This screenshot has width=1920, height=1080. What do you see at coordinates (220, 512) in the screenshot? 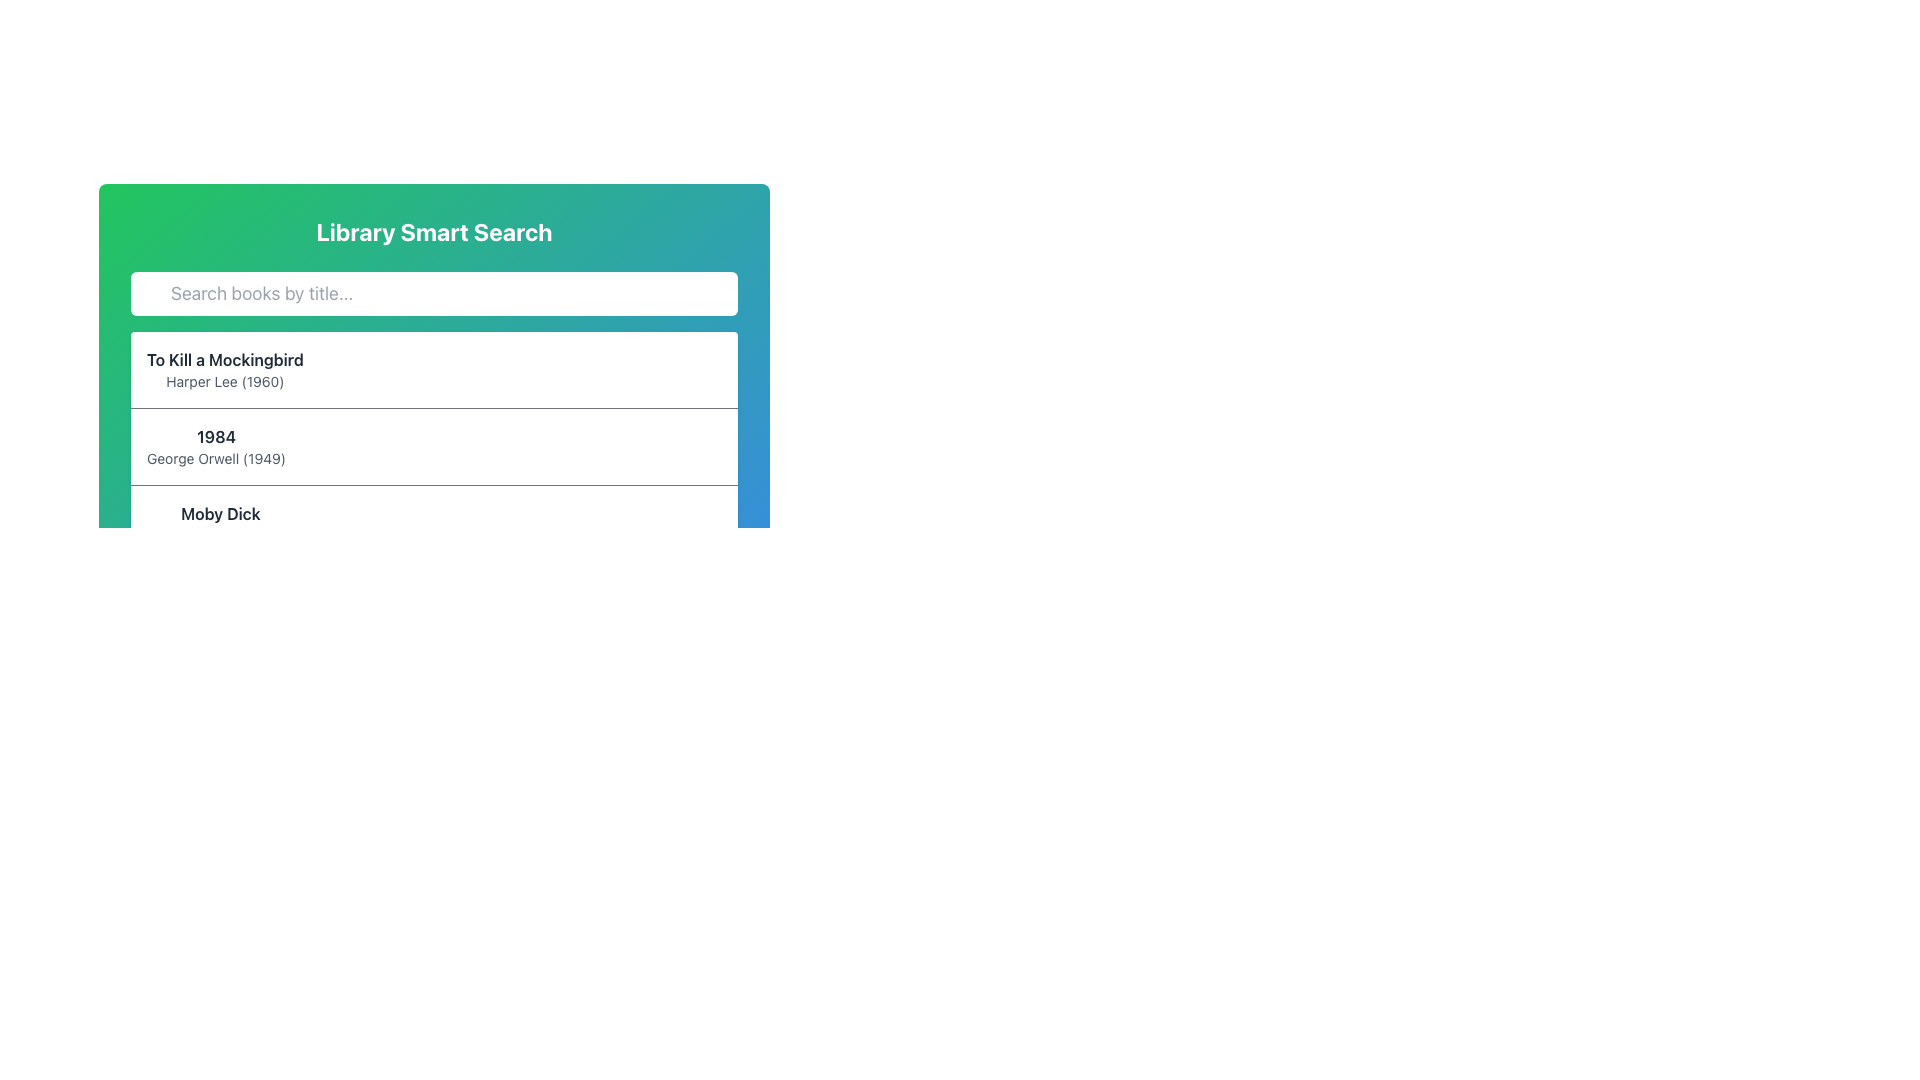
I see `the title text 'Moby Dick', which serves as the heading in the Library Smart Search section` at bounding box center [220, 512].